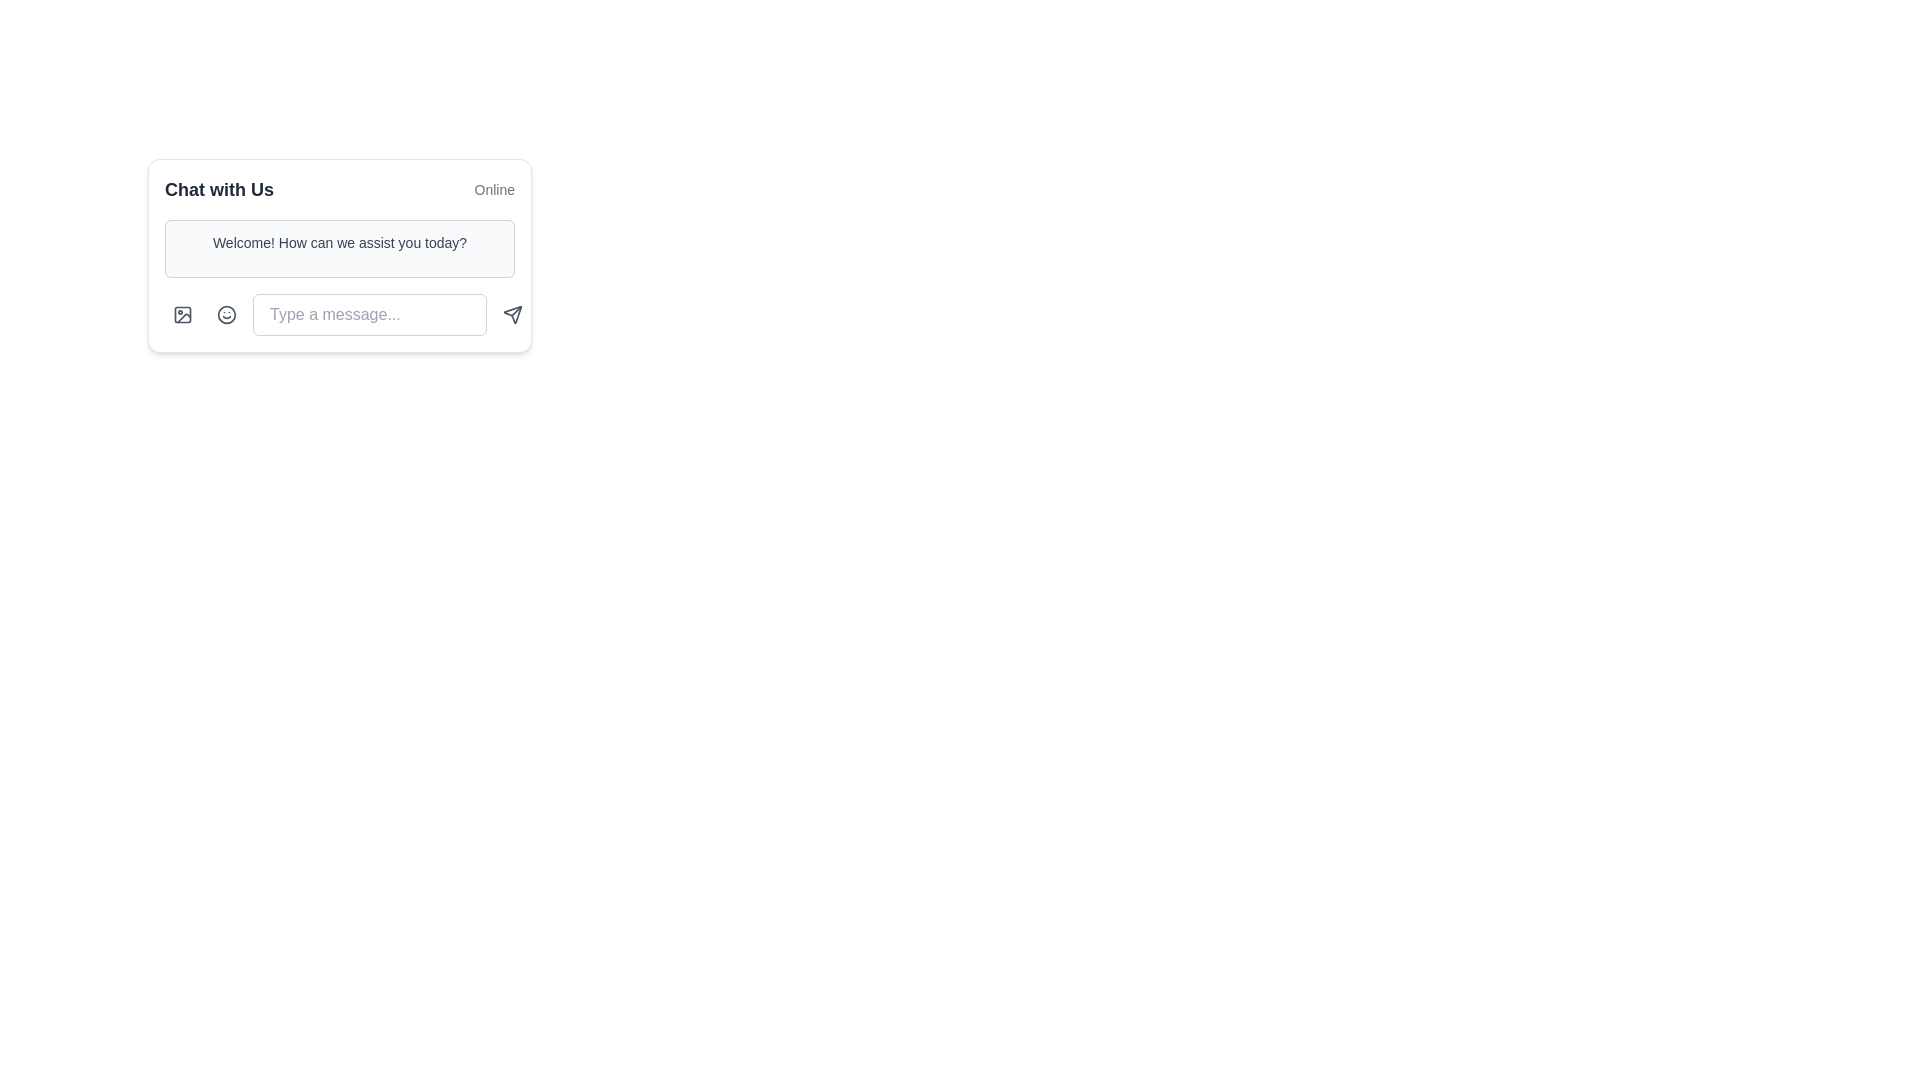  I want to click on the static text label displaying 'Online' located at the top-right of the chat interface, adjacent to 'Chat with Us', so click(494, 189).